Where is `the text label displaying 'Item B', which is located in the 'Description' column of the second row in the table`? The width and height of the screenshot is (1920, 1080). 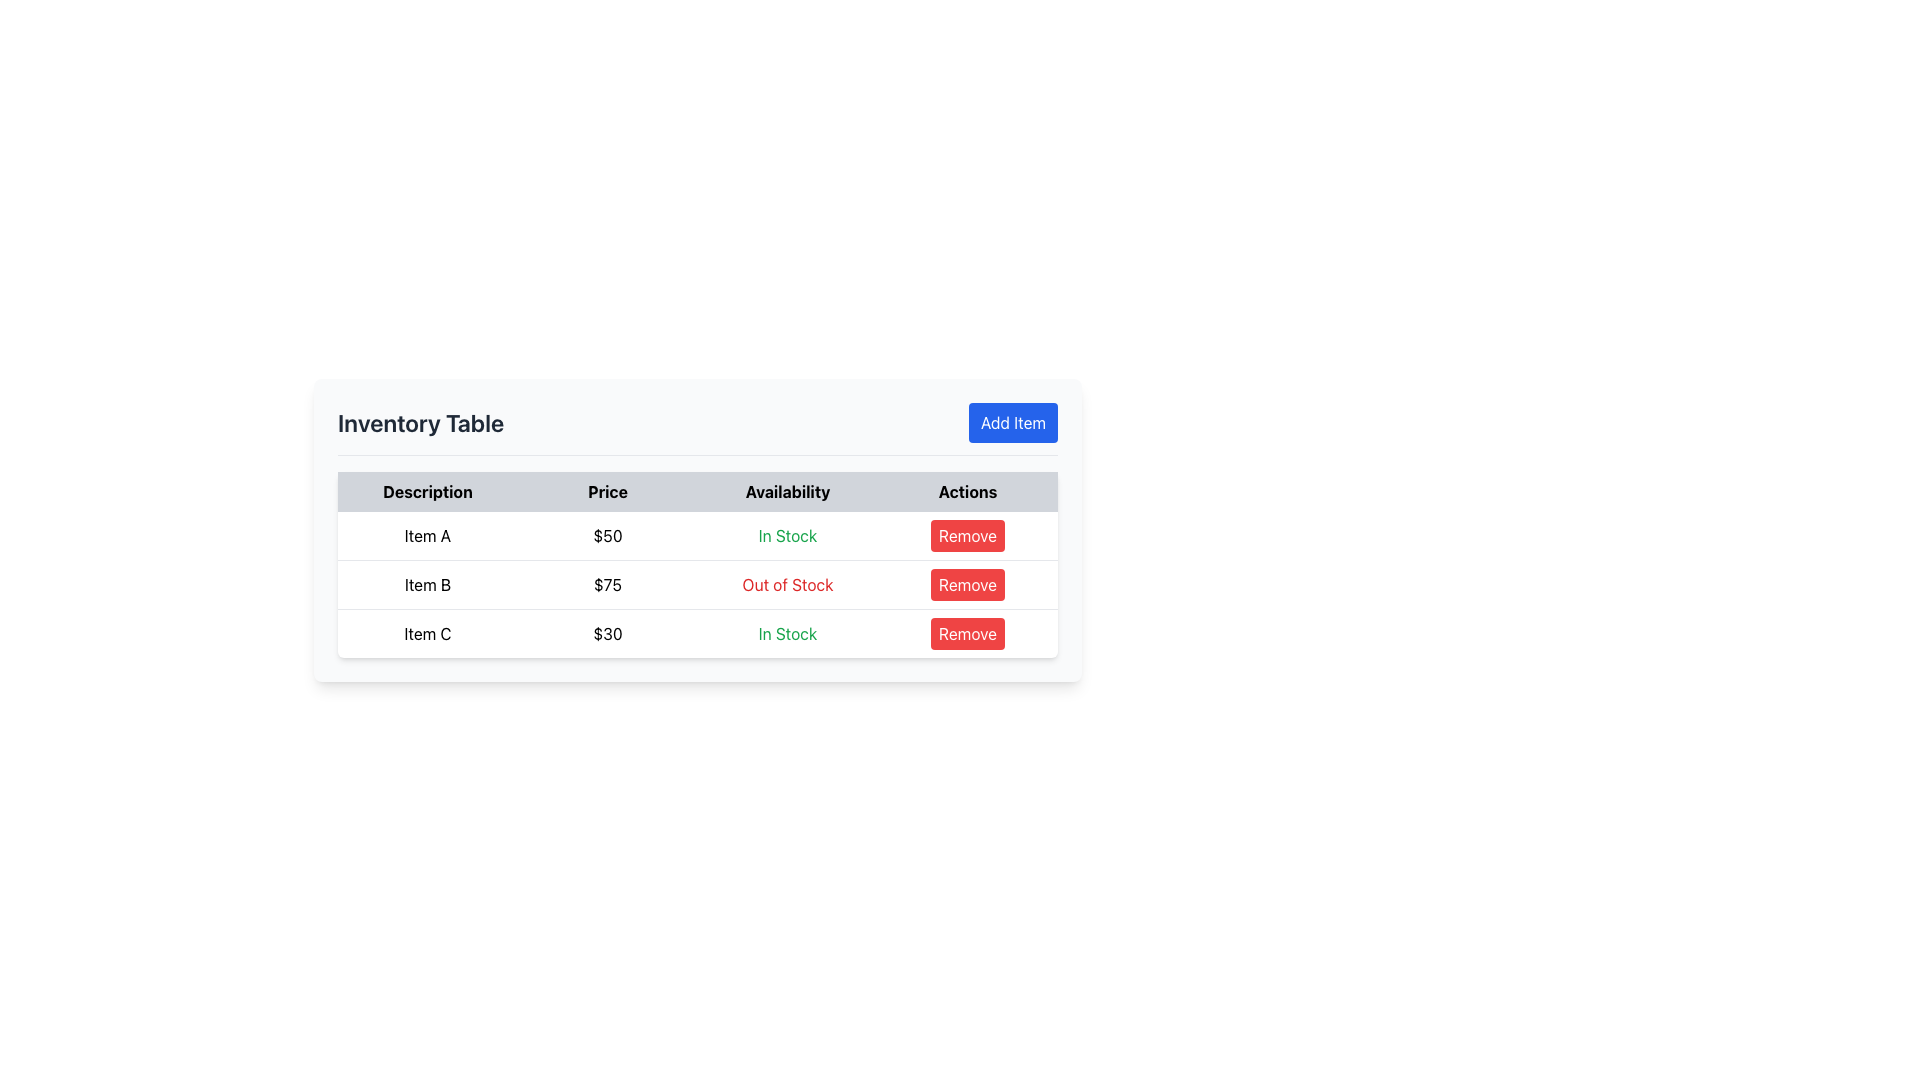 the text label displaying 'Item B', which is located in the 'Description' column of the second row in the table is located at coordinates (426, 585).